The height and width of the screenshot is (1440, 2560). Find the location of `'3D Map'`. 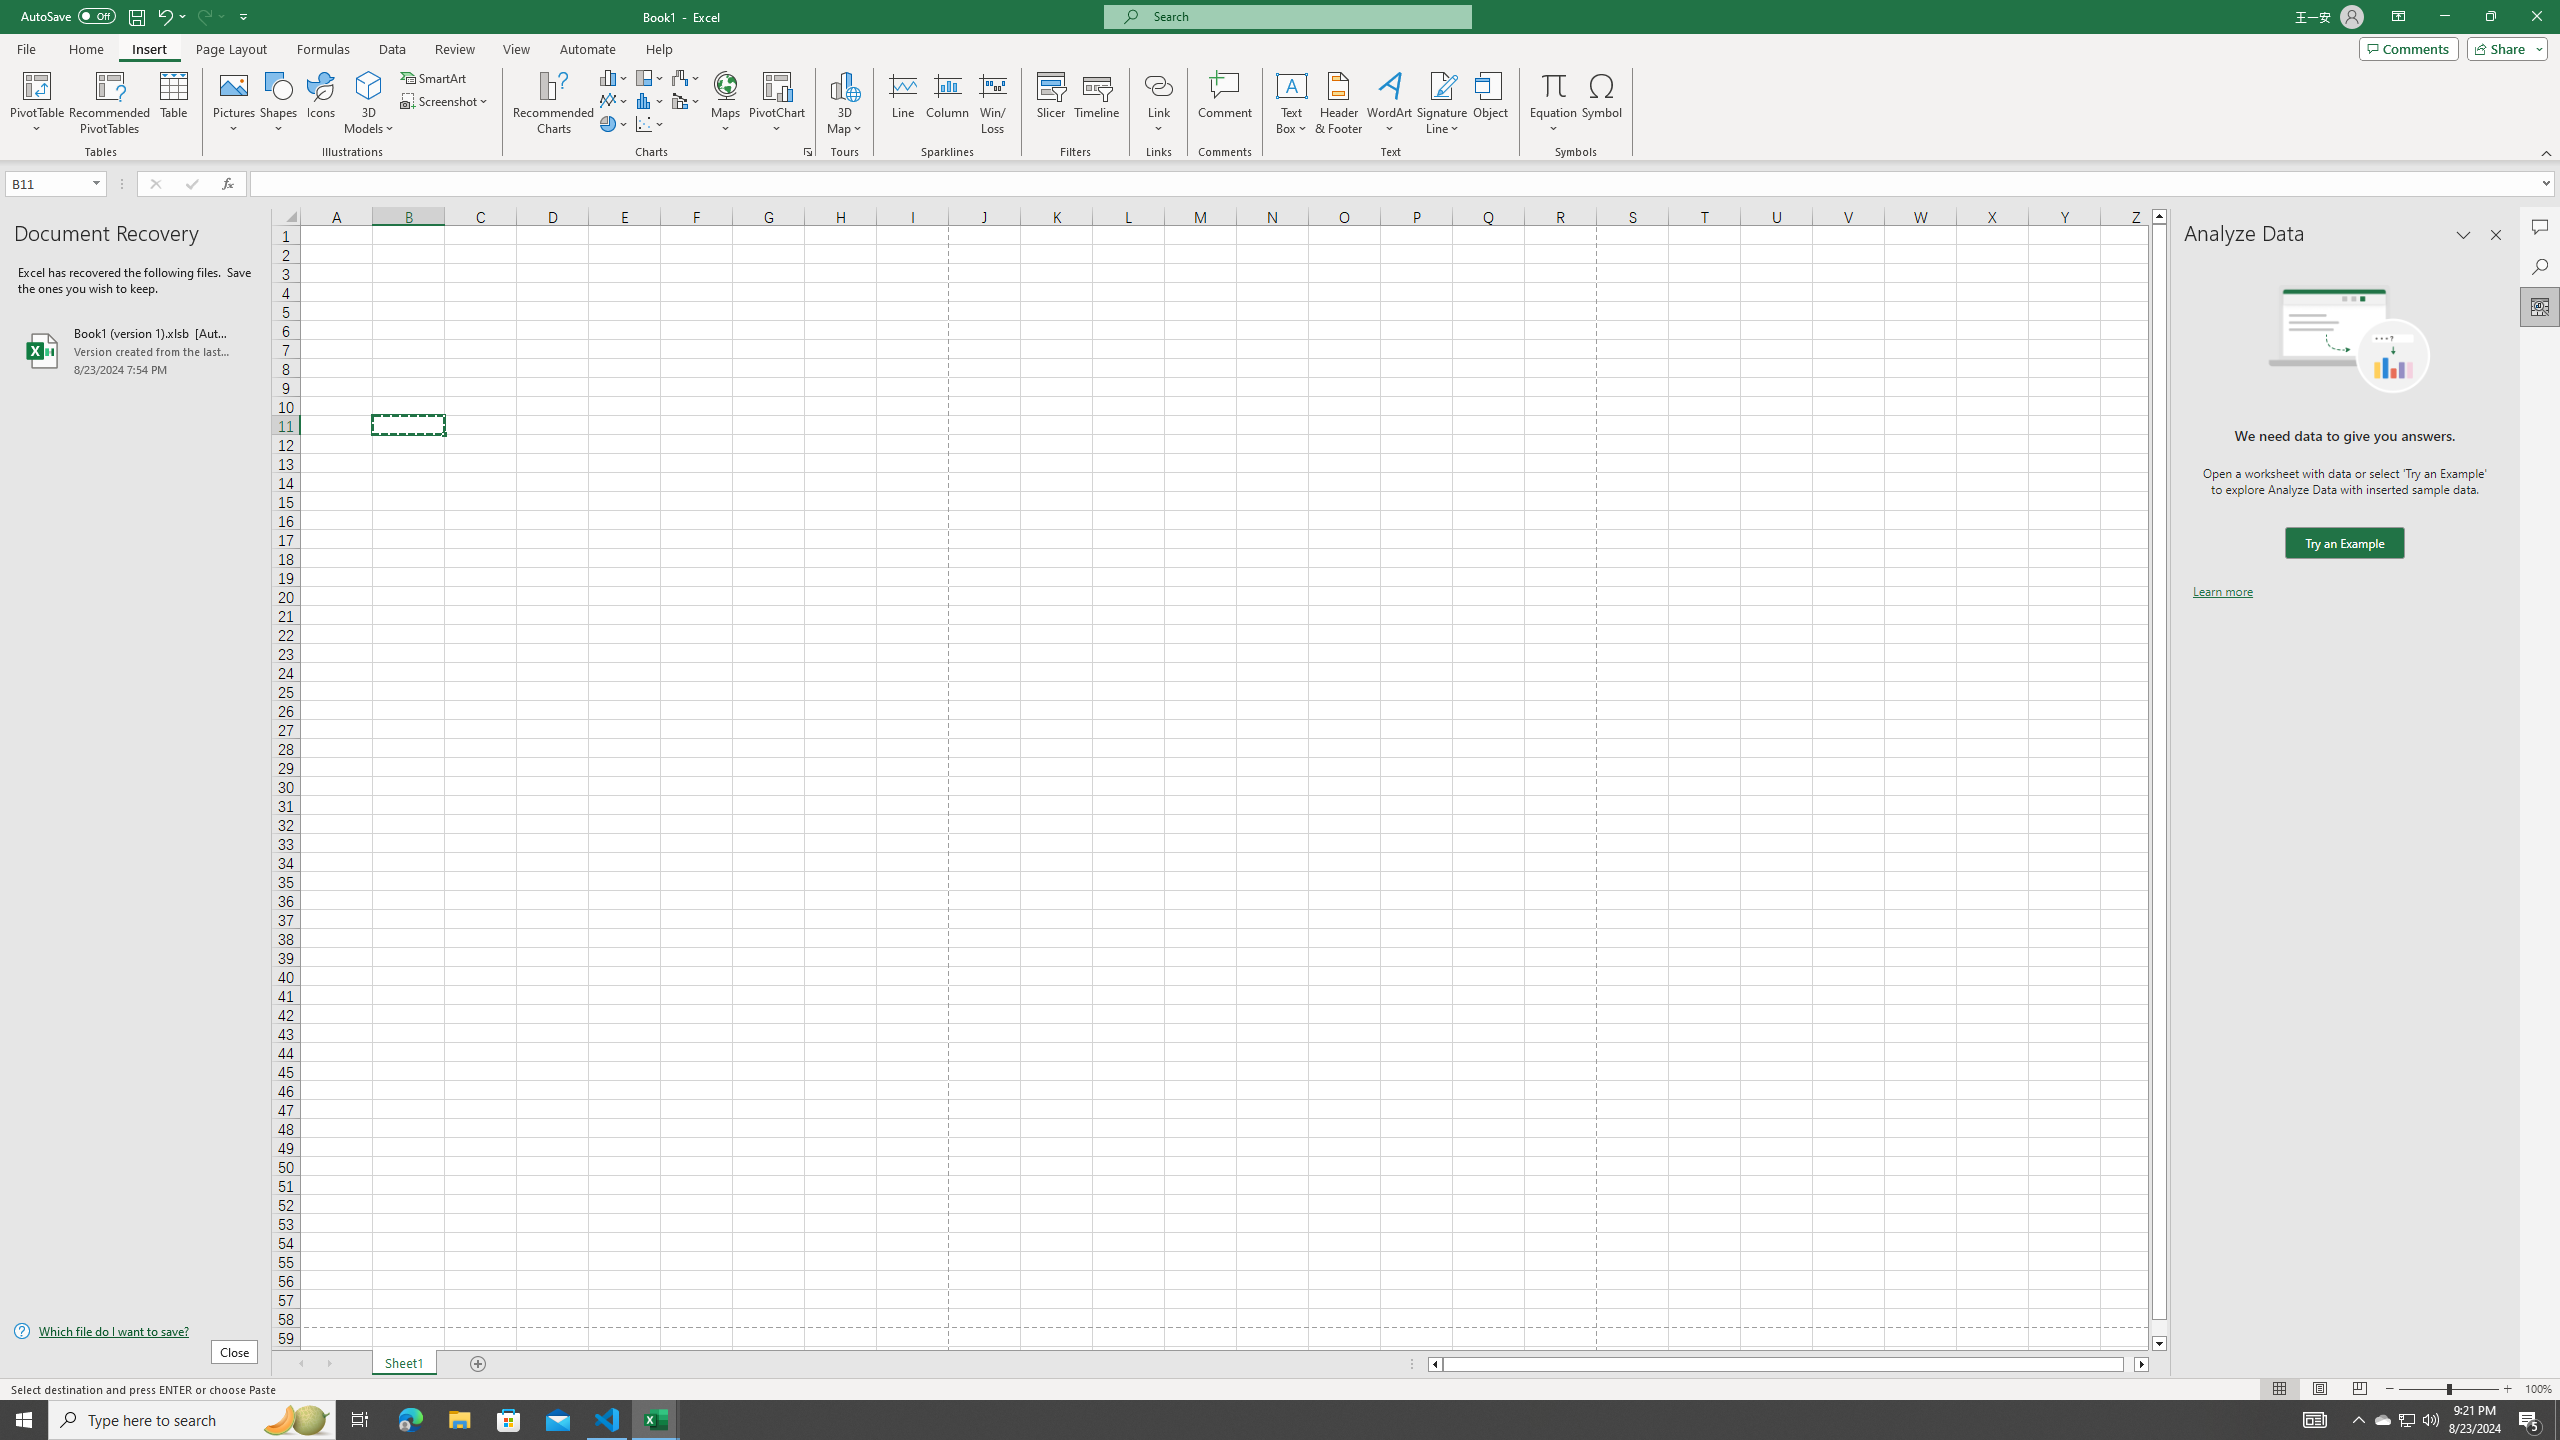

'3D Map' is located at coordinates (843, 103).